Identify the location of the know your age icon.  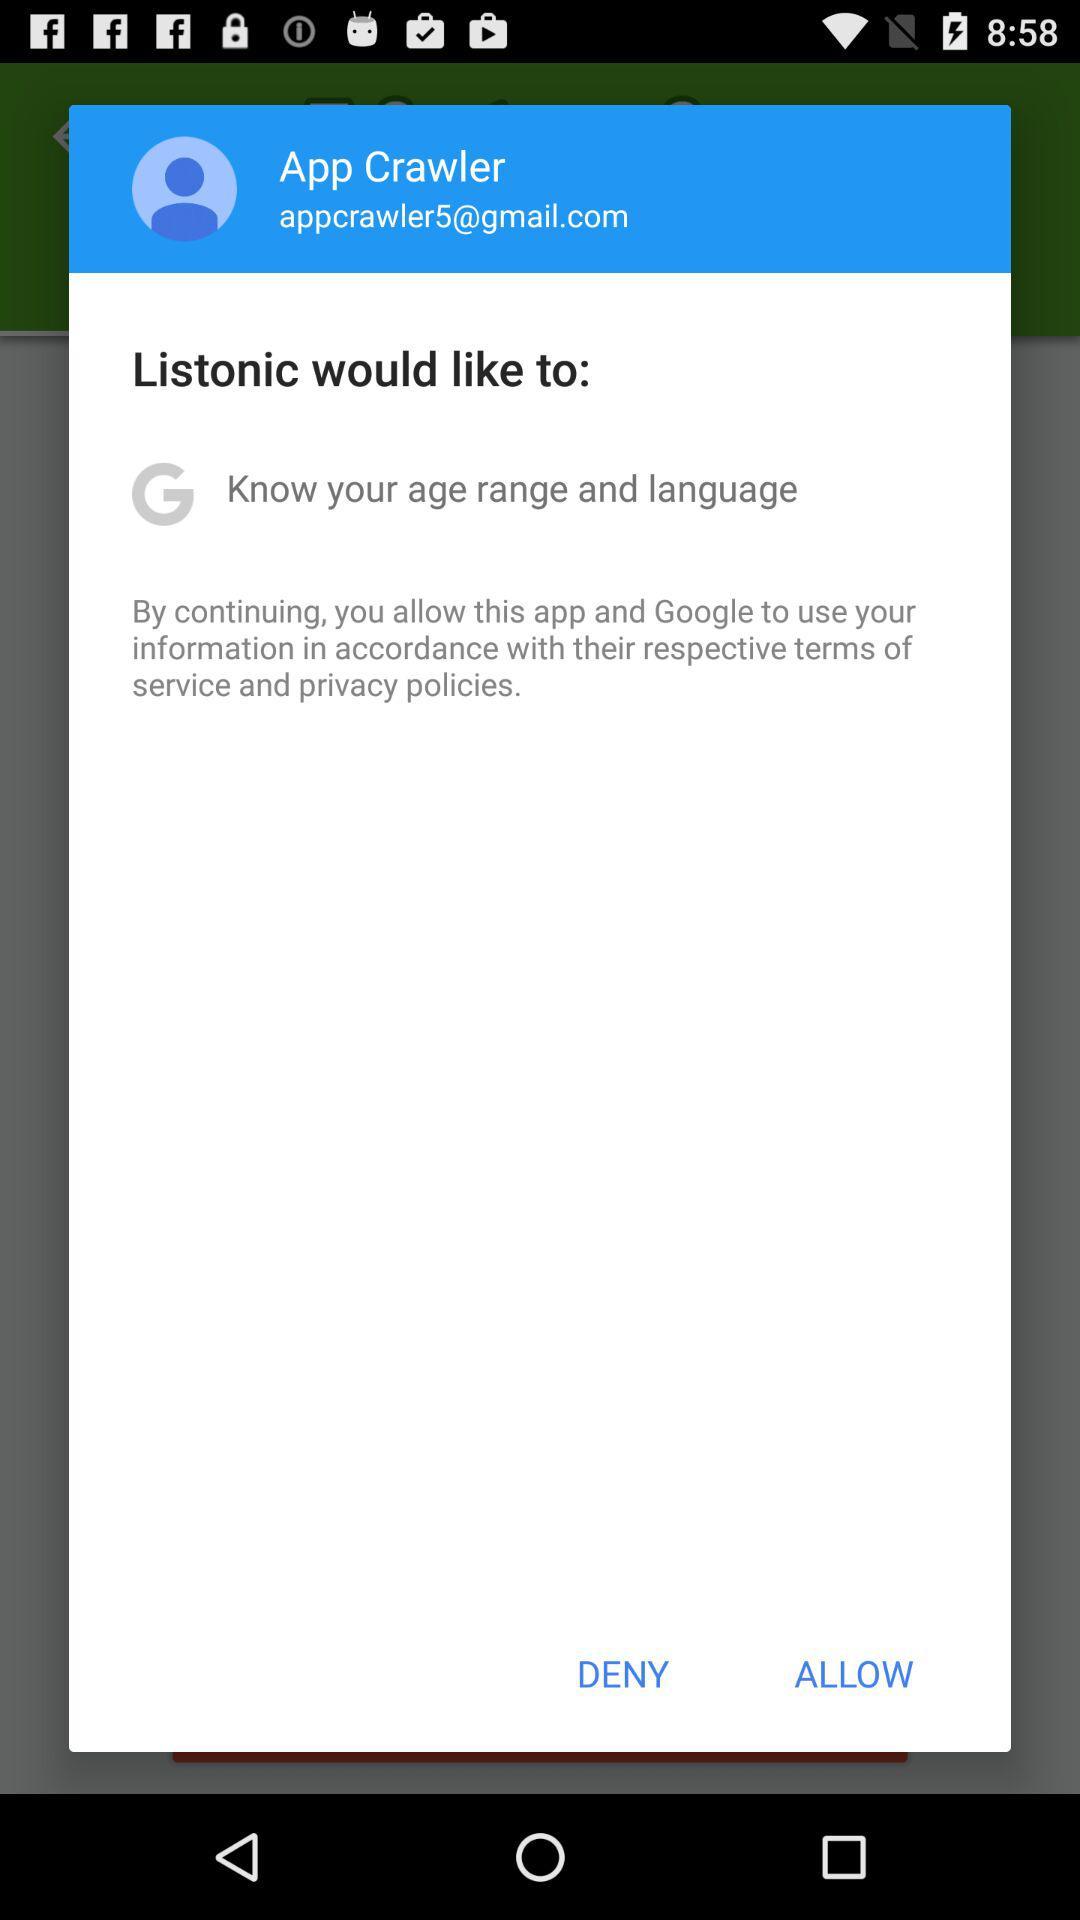
(511, 487).